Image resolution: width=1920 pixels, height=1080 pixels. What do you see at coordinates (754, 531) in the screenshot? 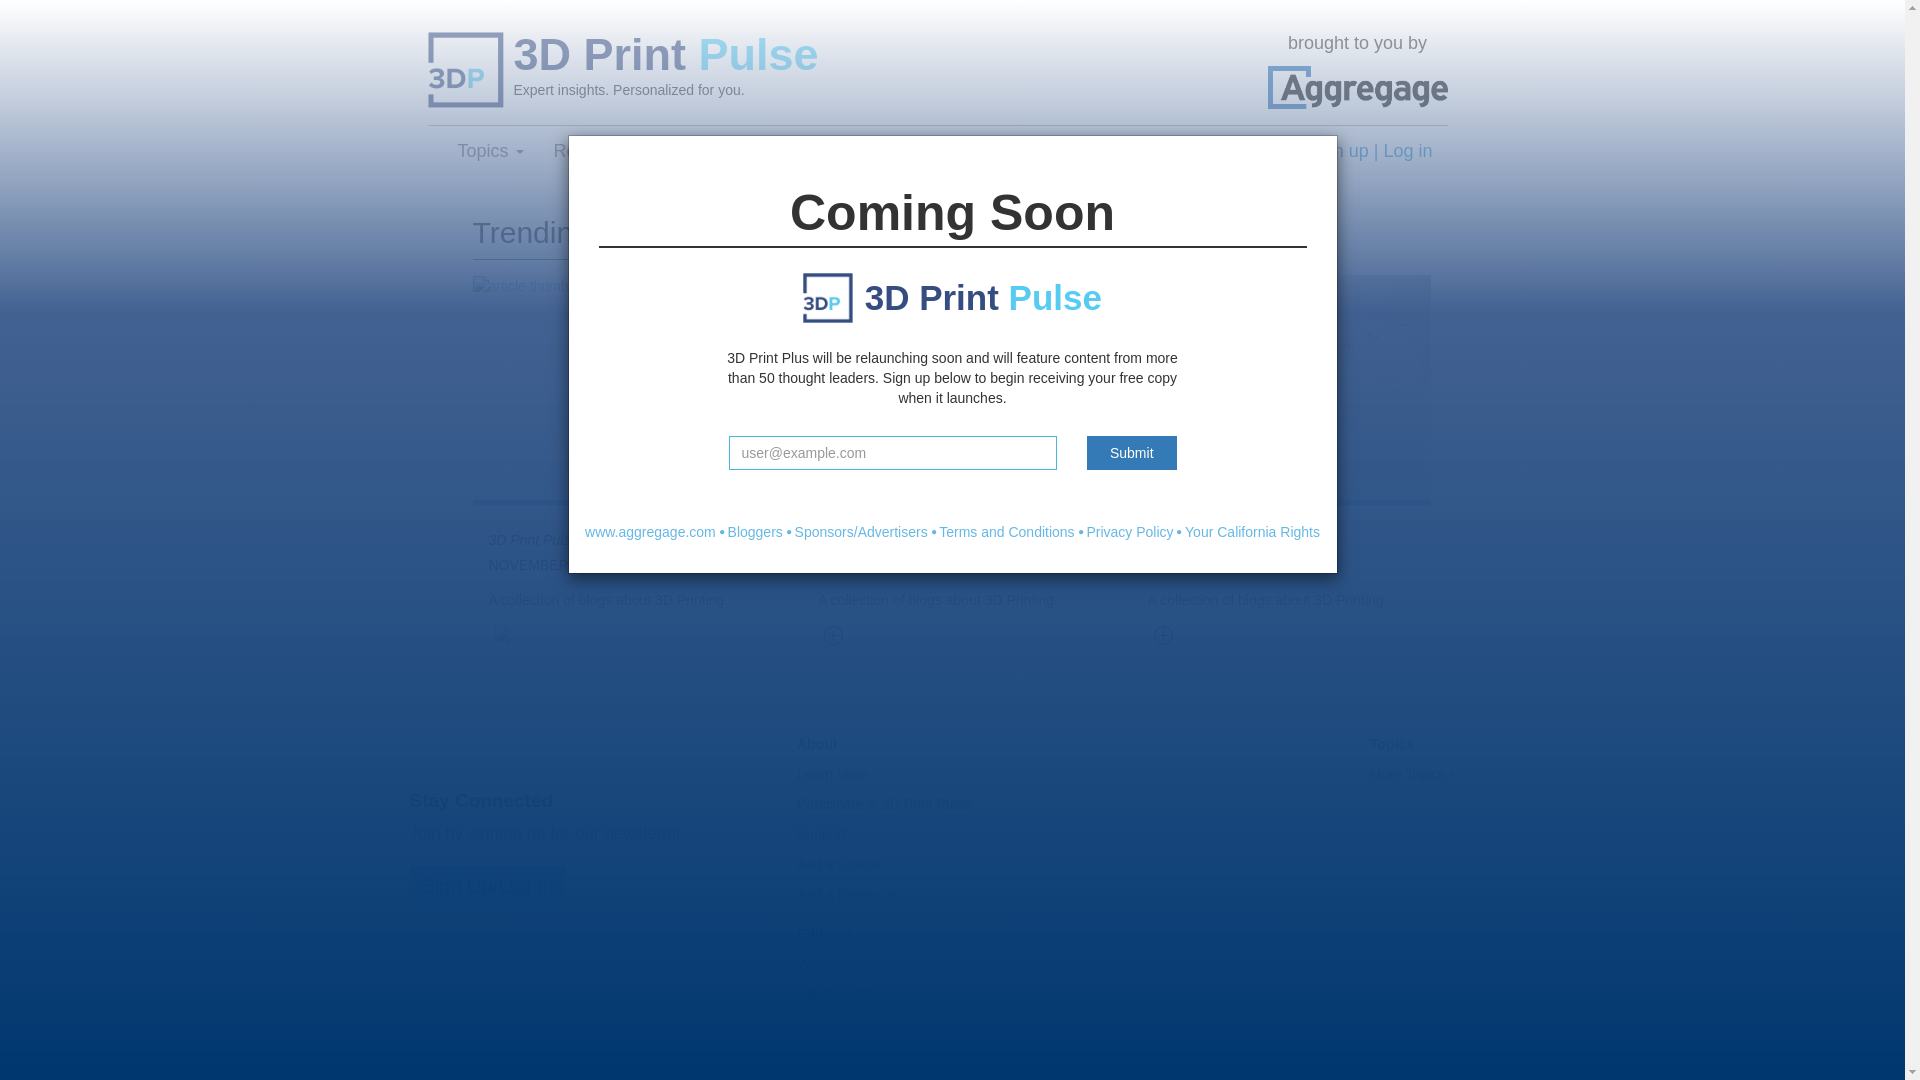
I see `'Bloggers'` at bounding box center [754, 531].